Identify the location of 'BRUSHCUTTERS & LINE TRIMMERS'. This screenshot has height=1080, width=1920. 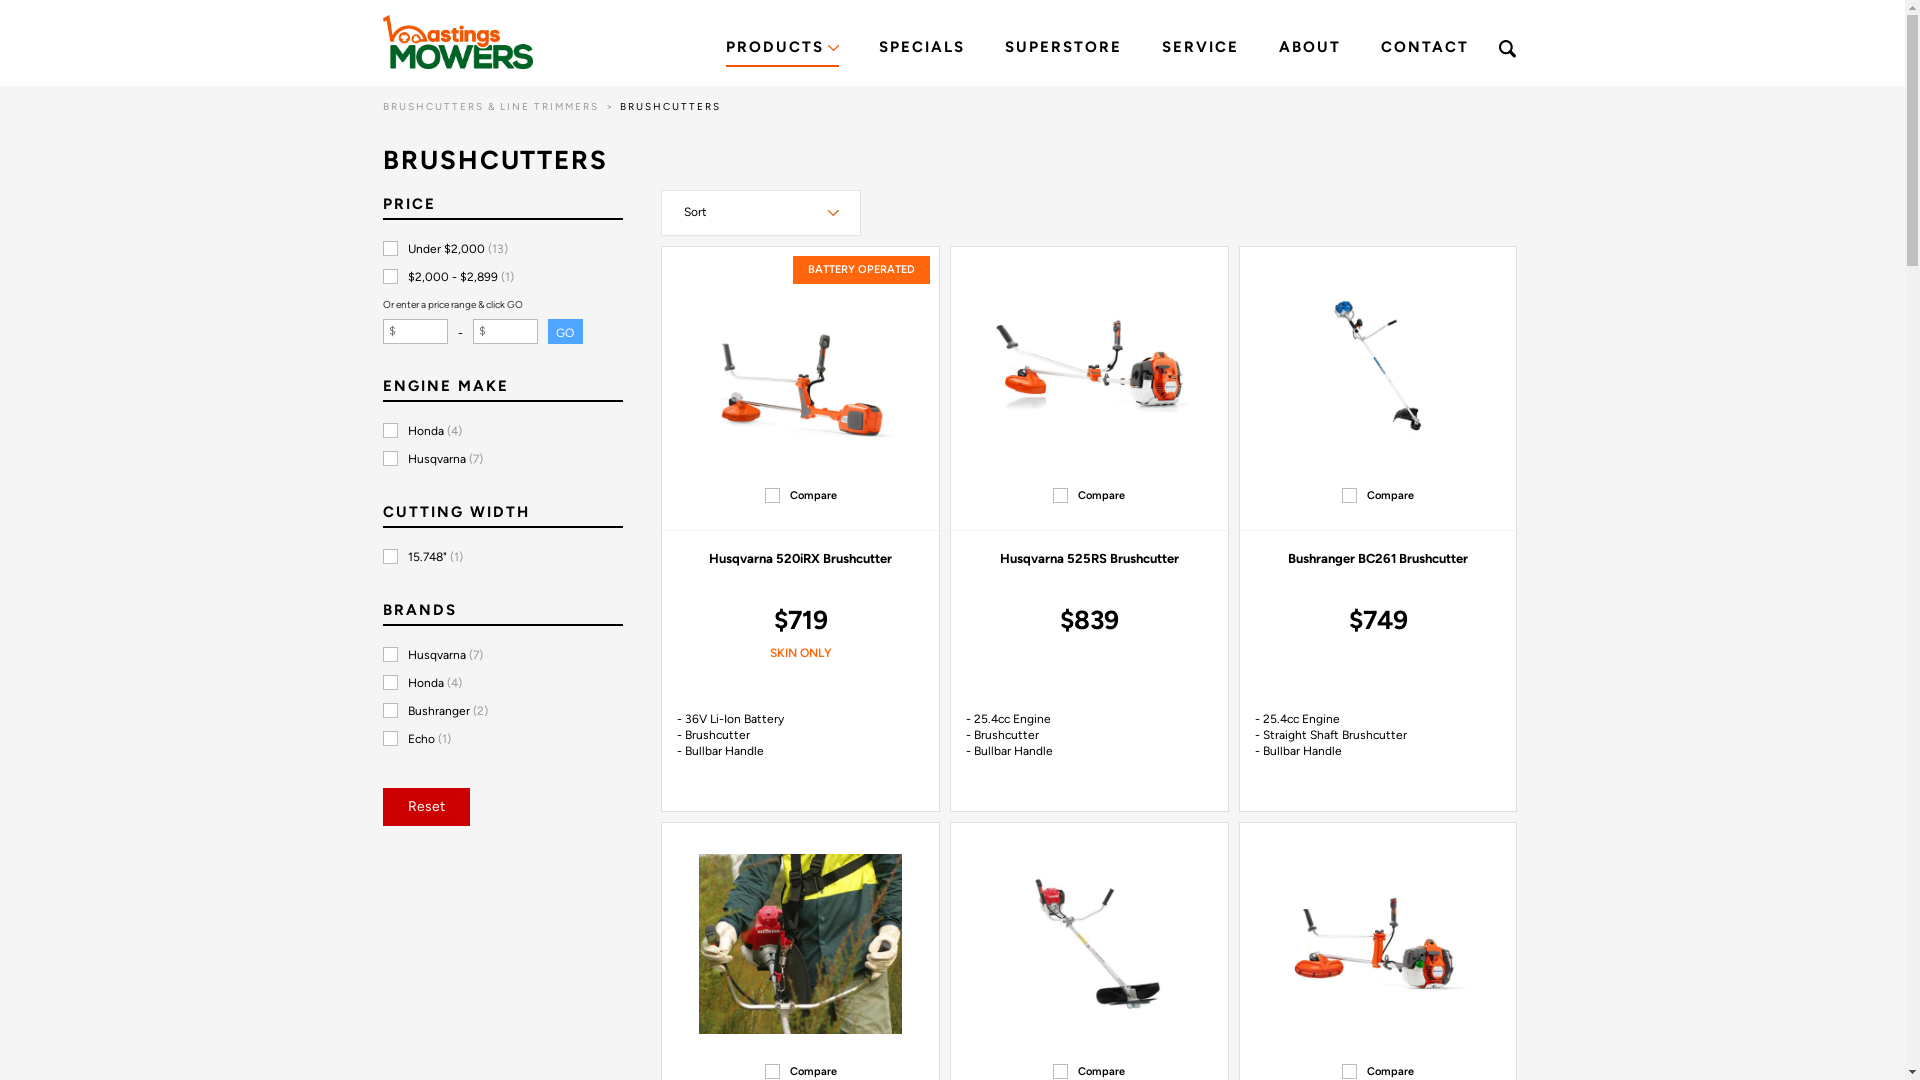
(489, 106).